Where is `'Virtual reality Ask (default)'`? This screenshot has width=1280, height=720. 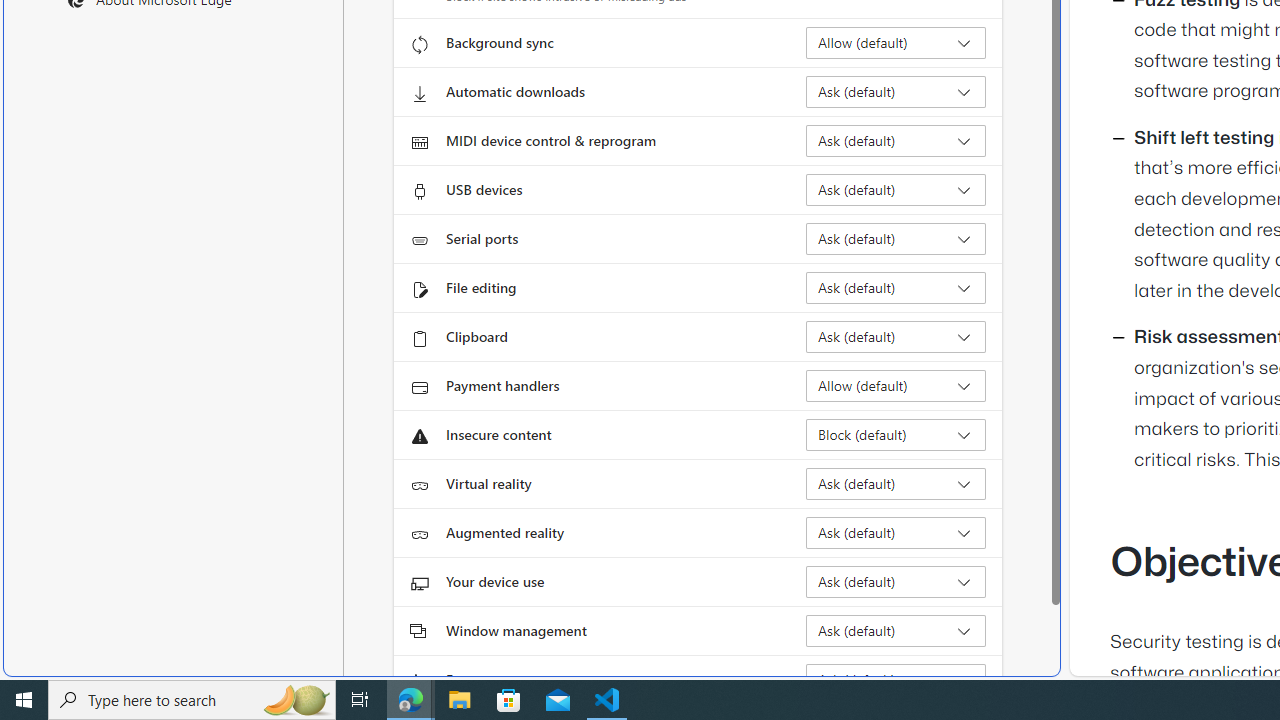
'Virtual reality Ask (default)' is located at coordinates (895, 483).